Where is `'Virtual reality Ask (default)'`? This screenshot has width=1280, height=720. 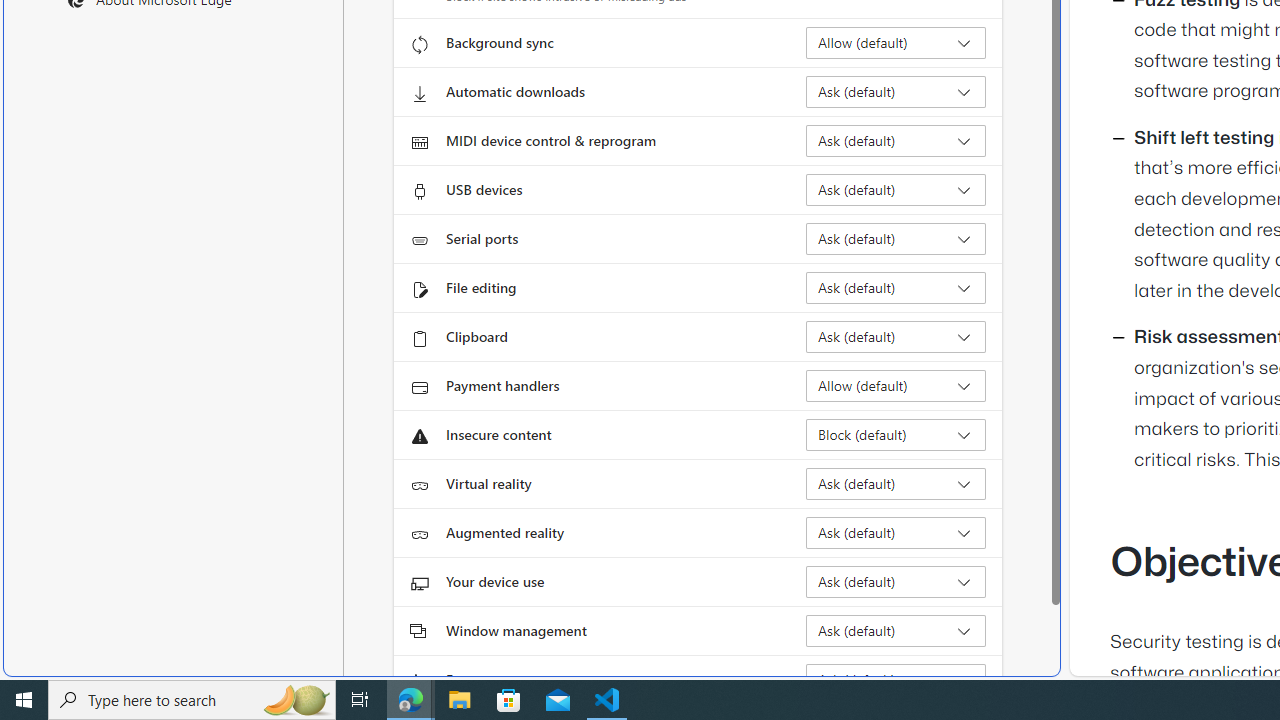
'Virtual reality Ask (default)' is located at coordinates (895, 483).